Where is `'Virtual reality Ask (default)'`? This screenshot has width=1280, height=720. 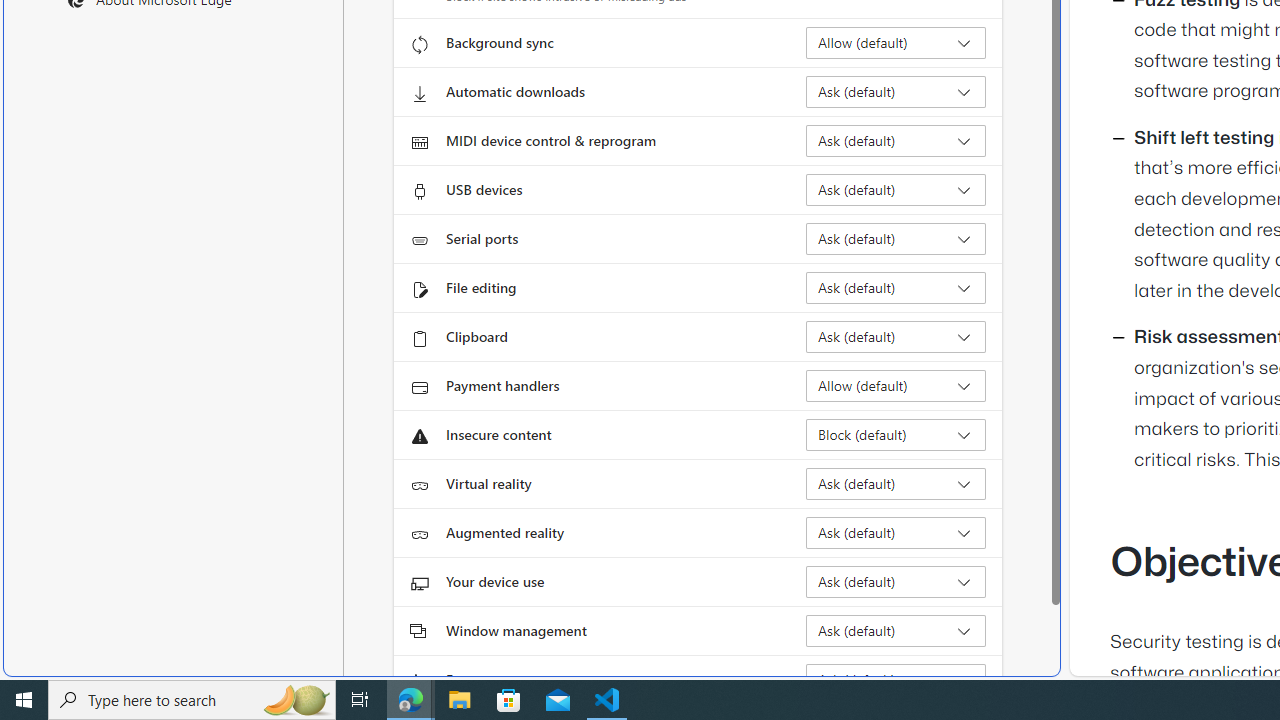
'Virtual reality Ask (default)' is located at coordinates (895, 483).